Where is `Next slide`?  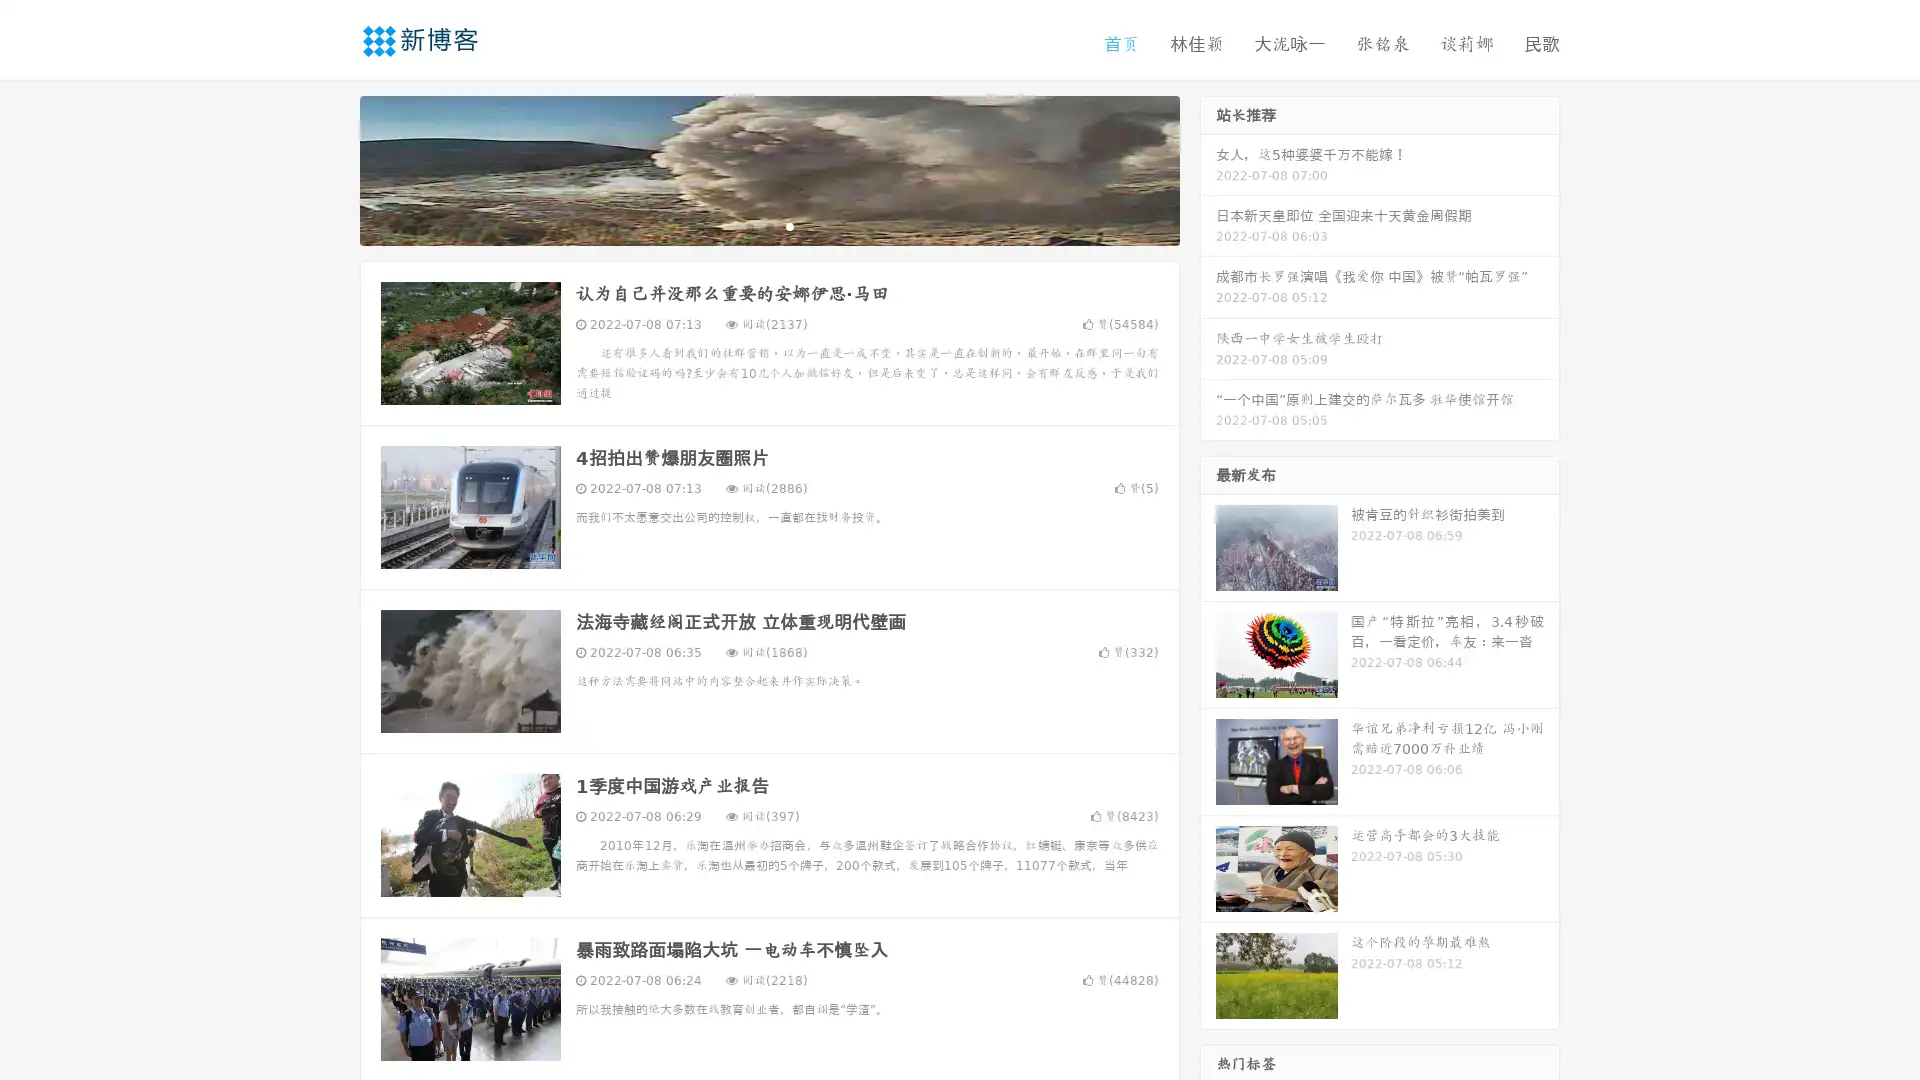
Next slide is located at coordinates (1208, 168).